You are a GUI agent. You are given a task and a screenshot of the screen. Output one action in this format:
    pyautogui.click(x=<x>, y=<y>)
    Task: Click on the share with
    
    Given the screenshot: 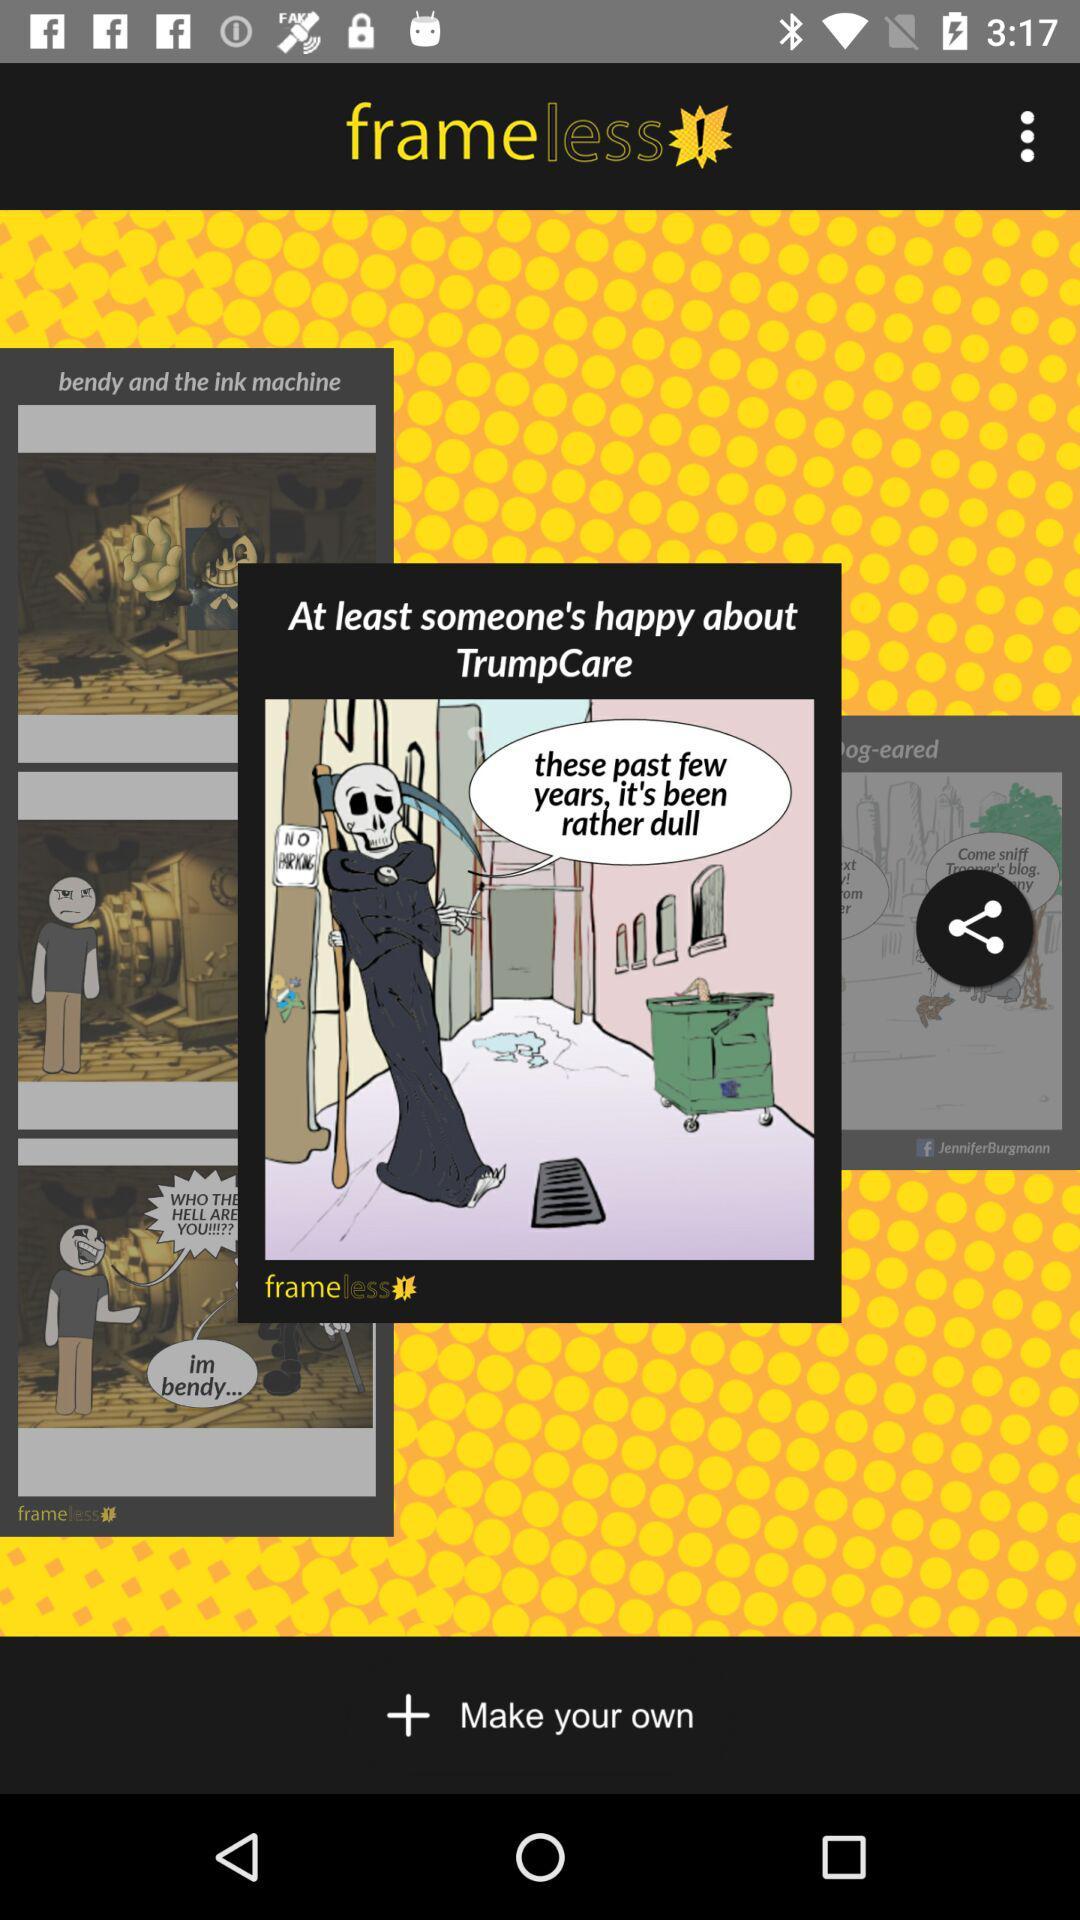 What is the action you would take?
    pyautogui.click(x=973, y=927)
    